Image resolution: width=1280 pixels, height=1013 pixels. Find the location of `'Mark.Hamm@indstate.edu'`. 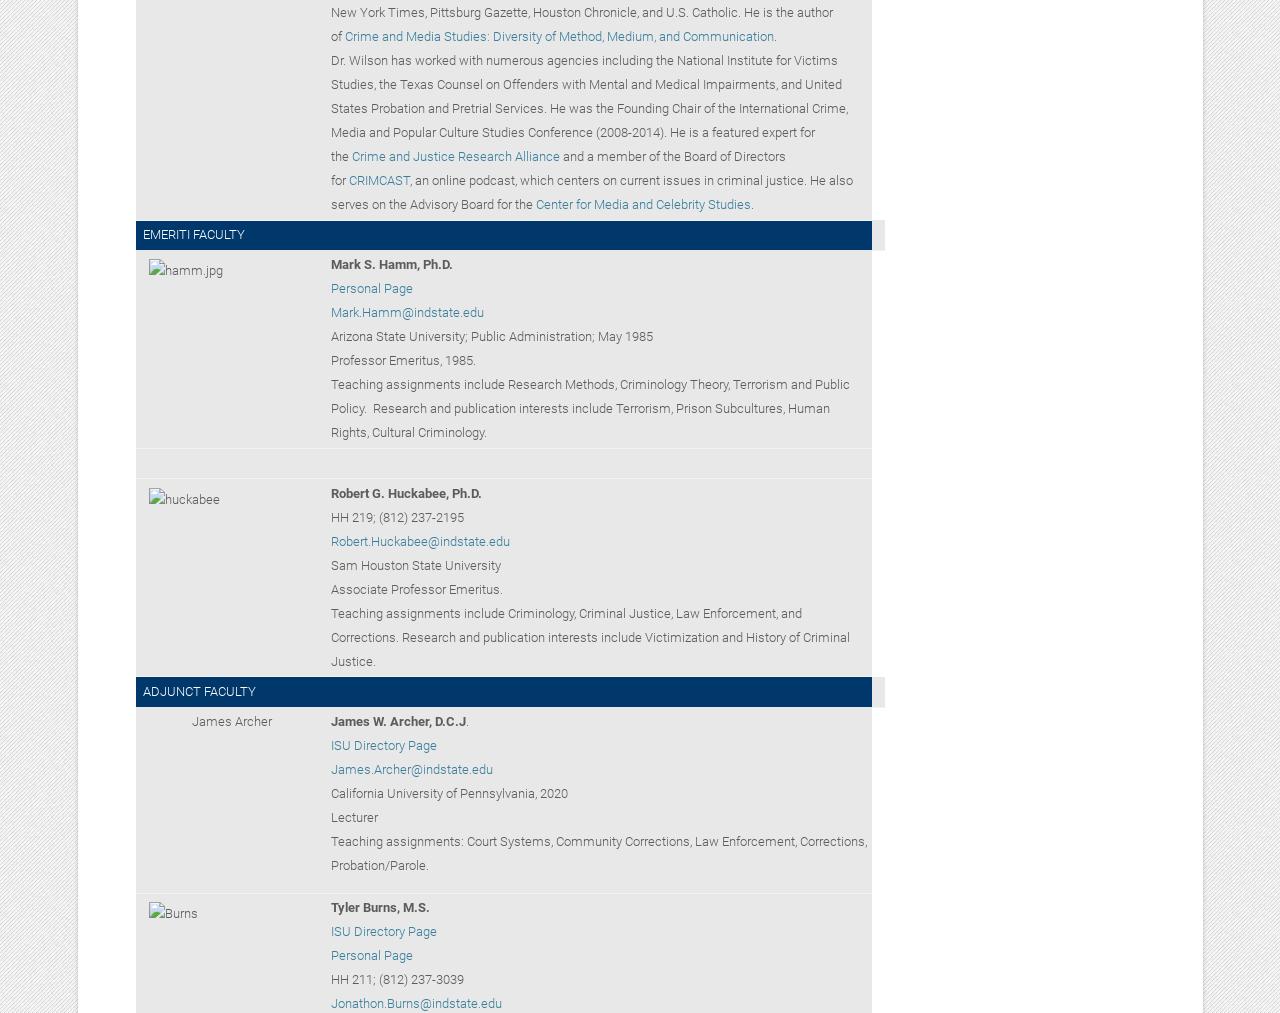

'Mark.Hamm@indstate.edu' is located at coordinates (405, 312).